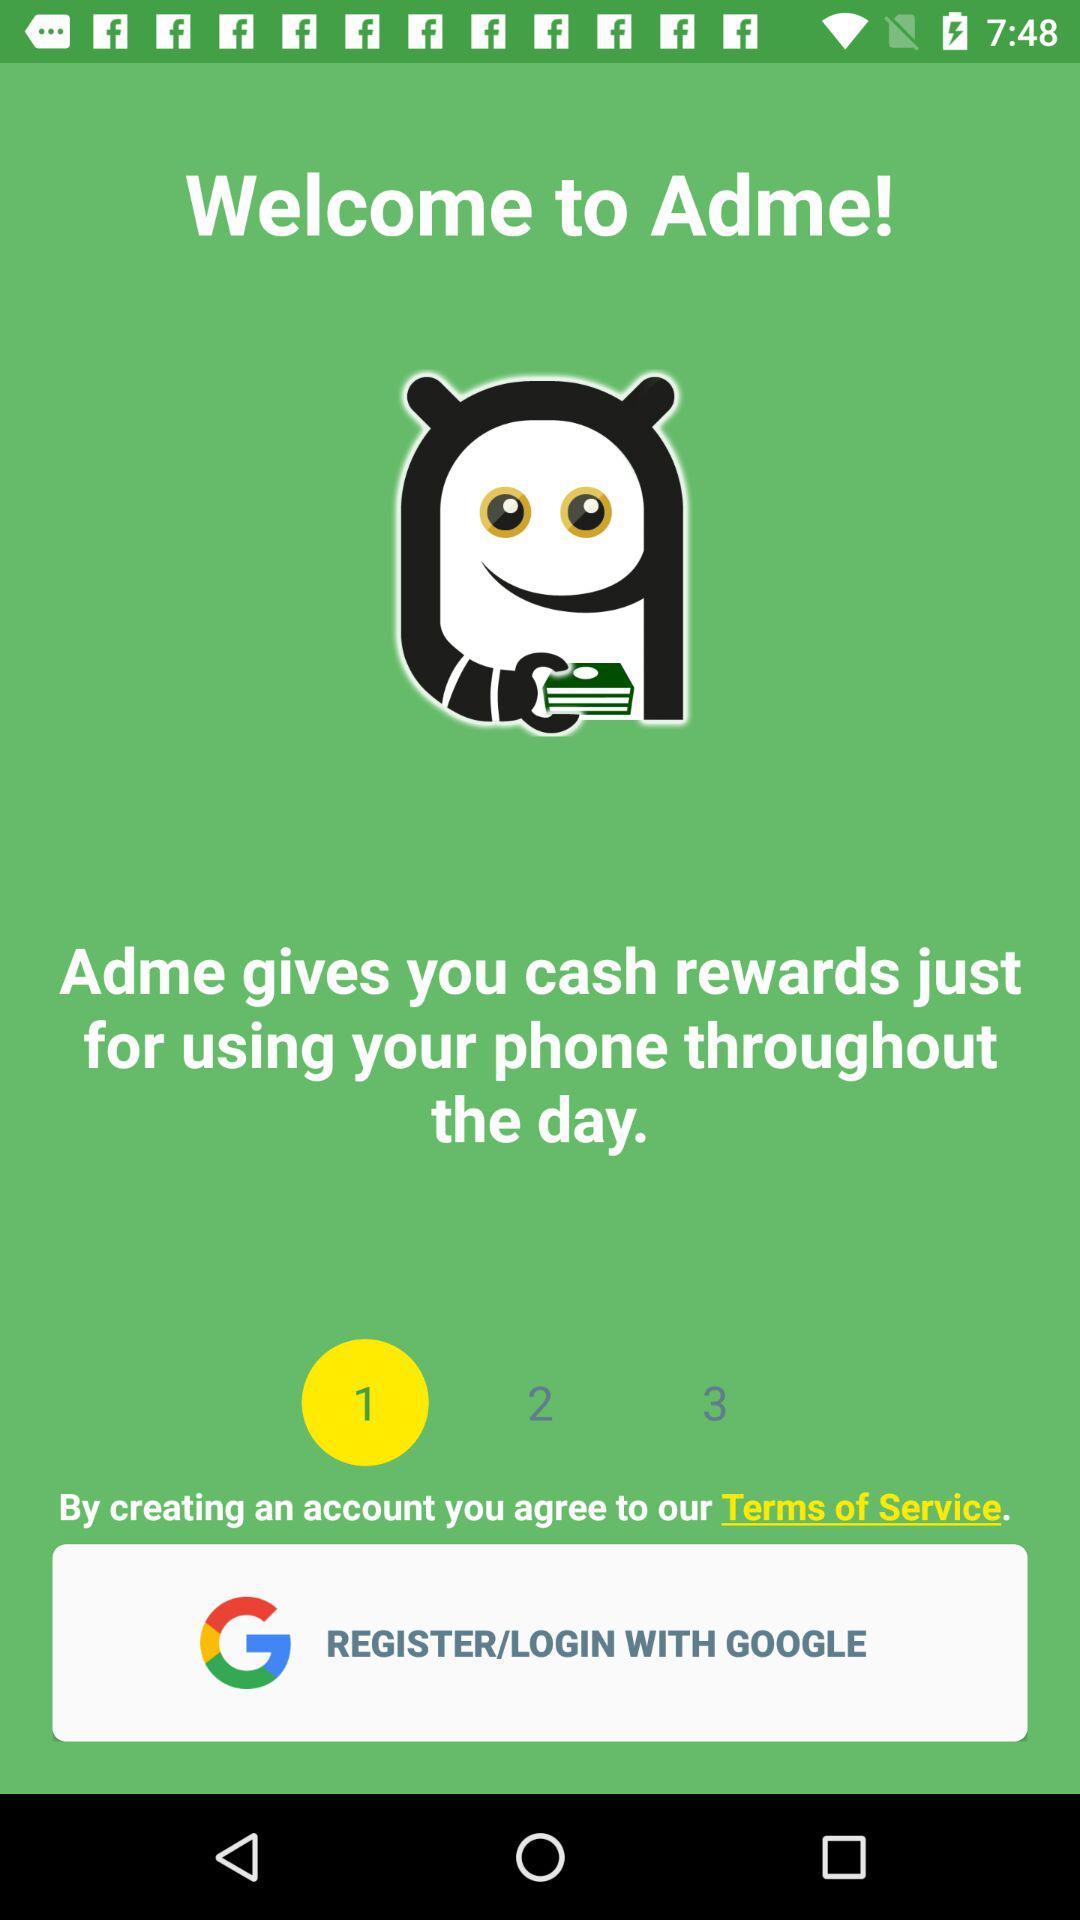 This screenshot has height=1920, width=1080. Describe the element at coordinates (540, 1401) in the screenshot. I see `the icon to the left of the 3 app` at that location.